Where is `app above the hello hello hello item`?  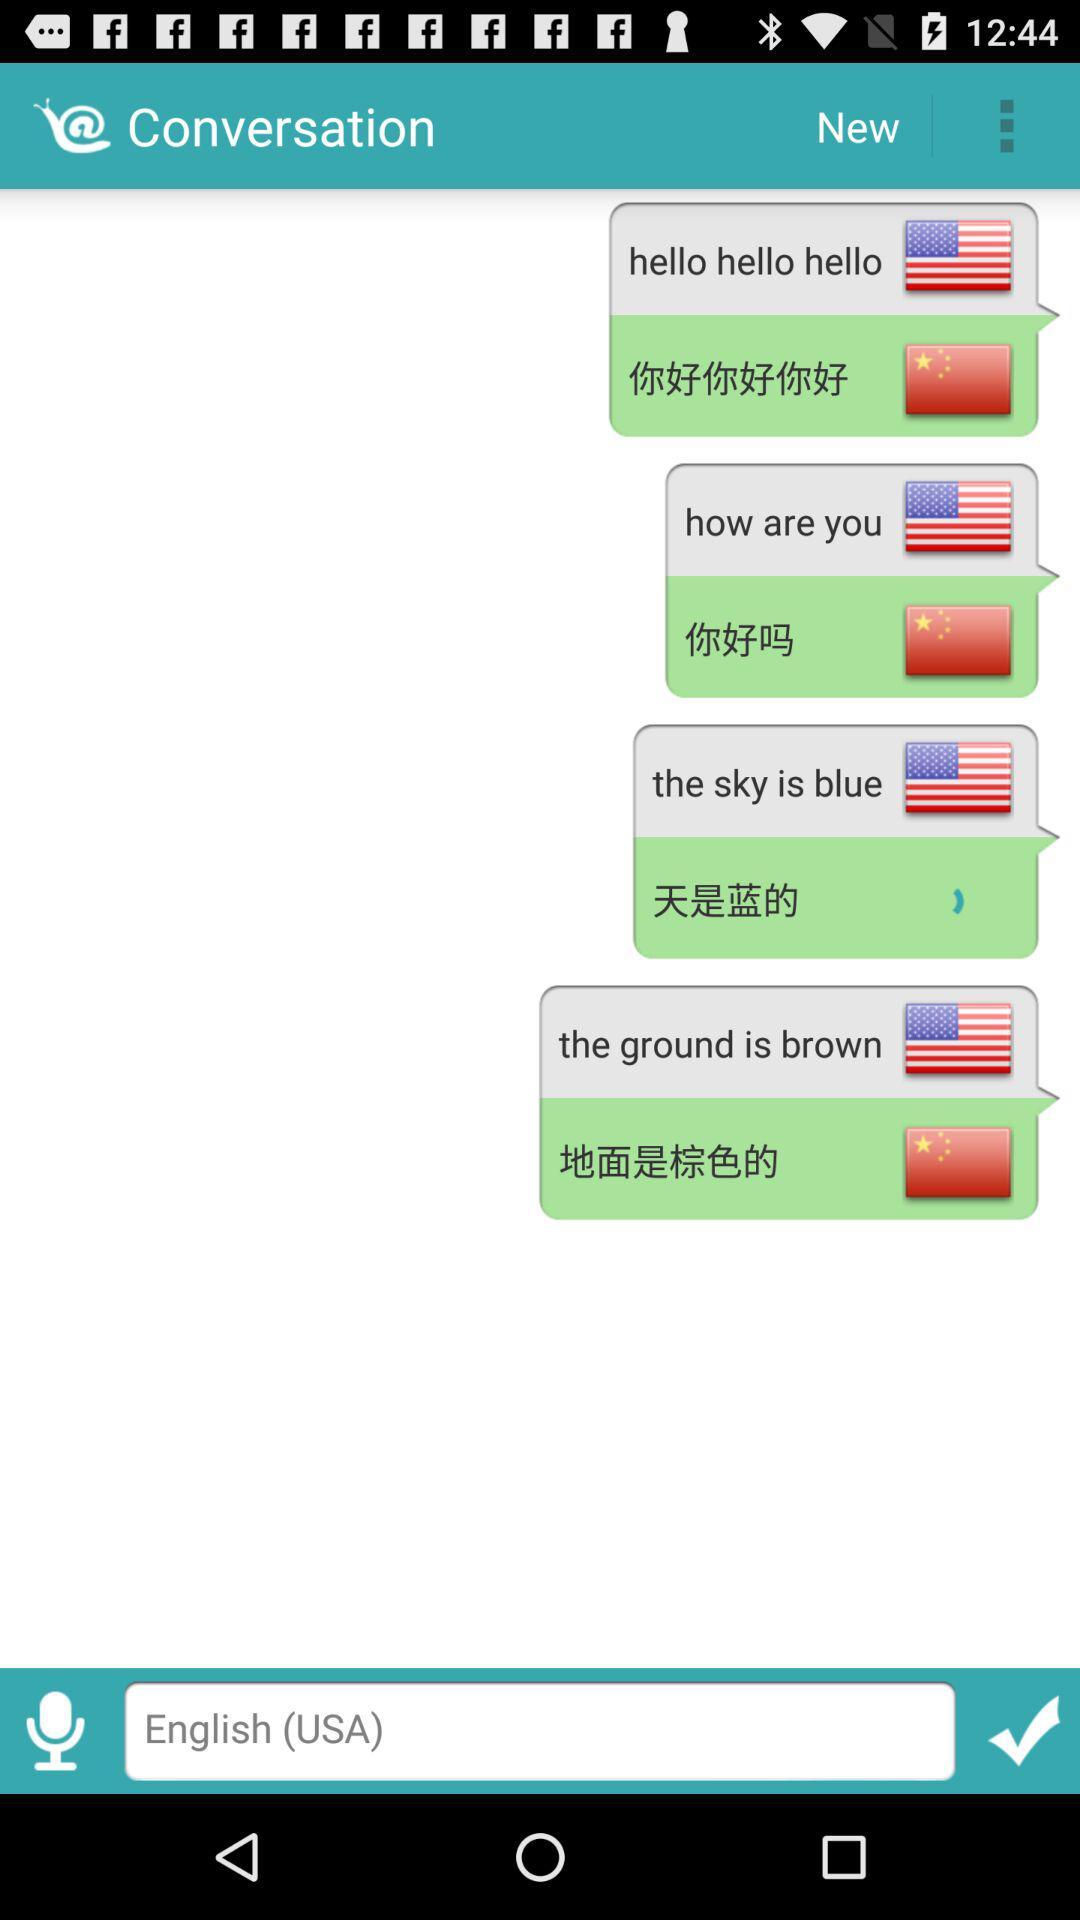
app above the hello hello hello item is located at coordinates (1006, 124).